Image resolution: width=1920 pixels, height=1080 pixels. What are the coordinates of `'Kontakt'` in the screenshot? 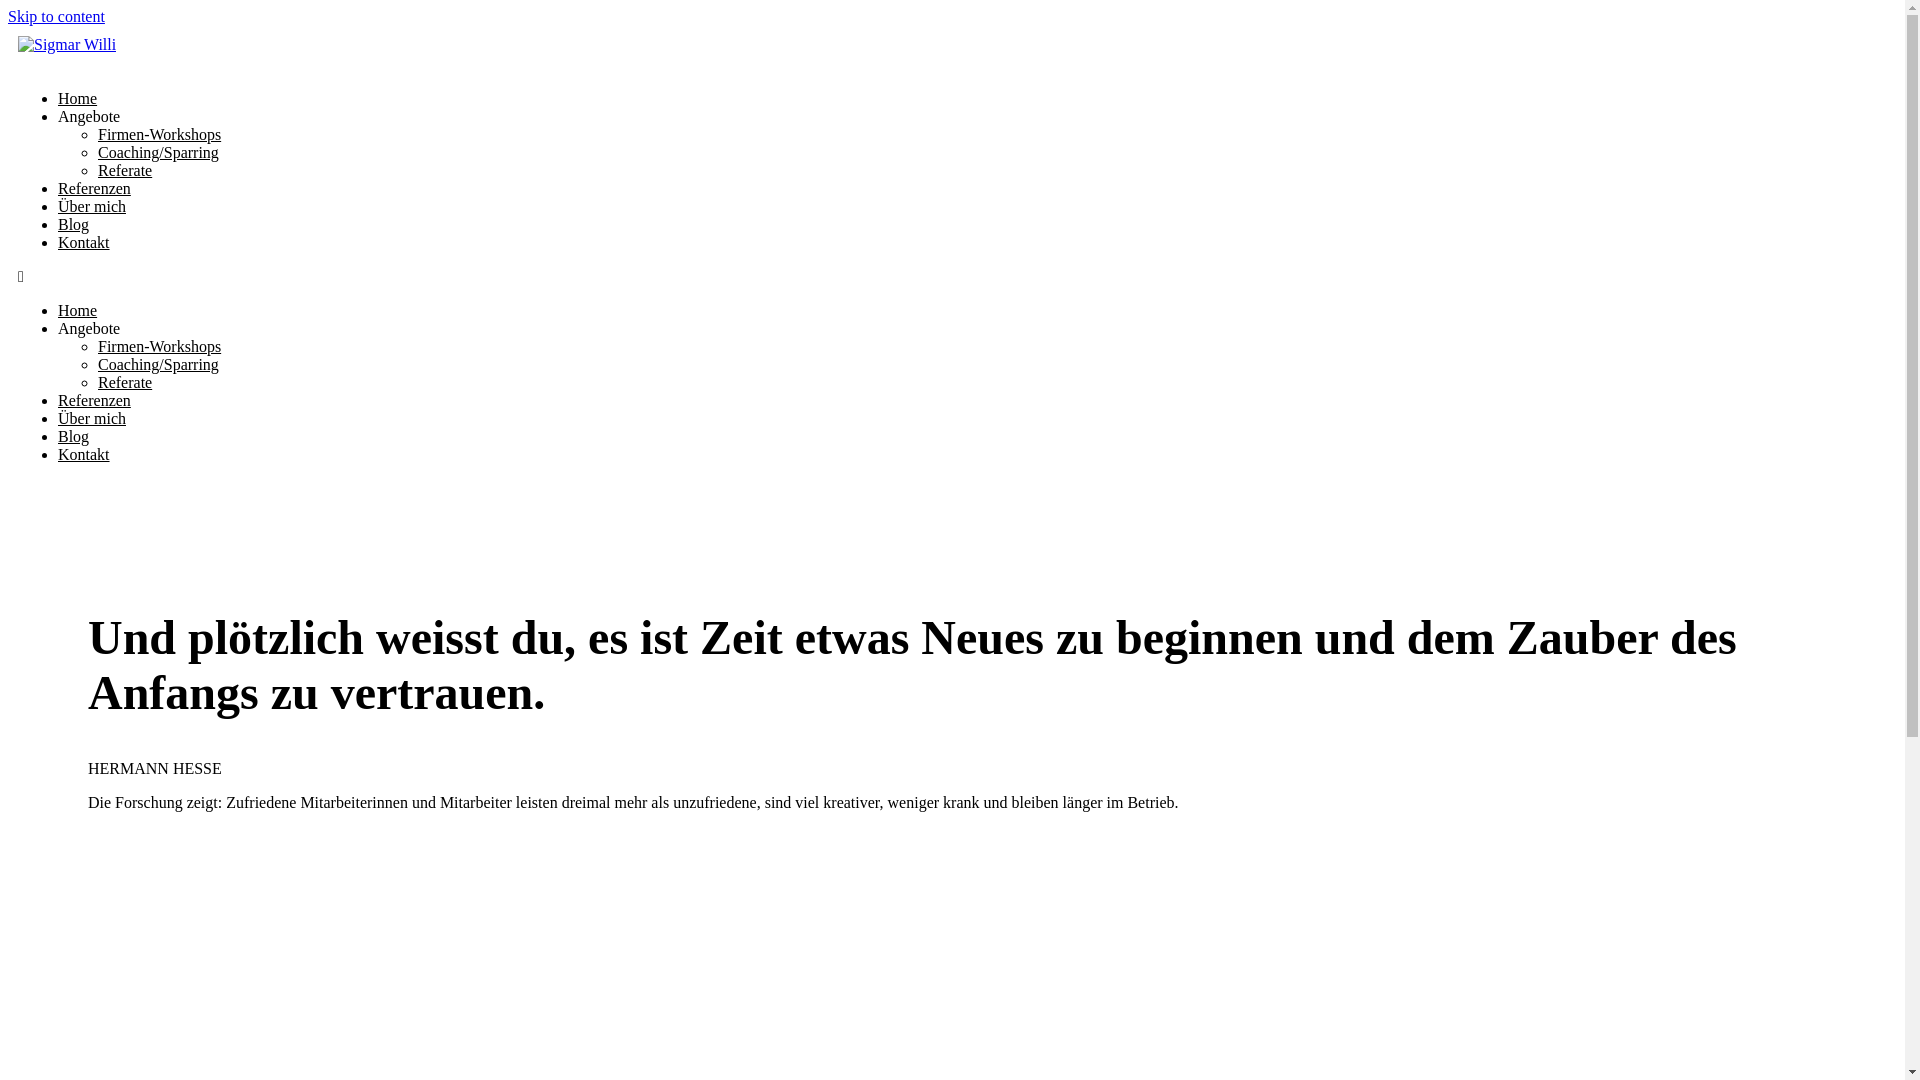 It's located at (82, 454).